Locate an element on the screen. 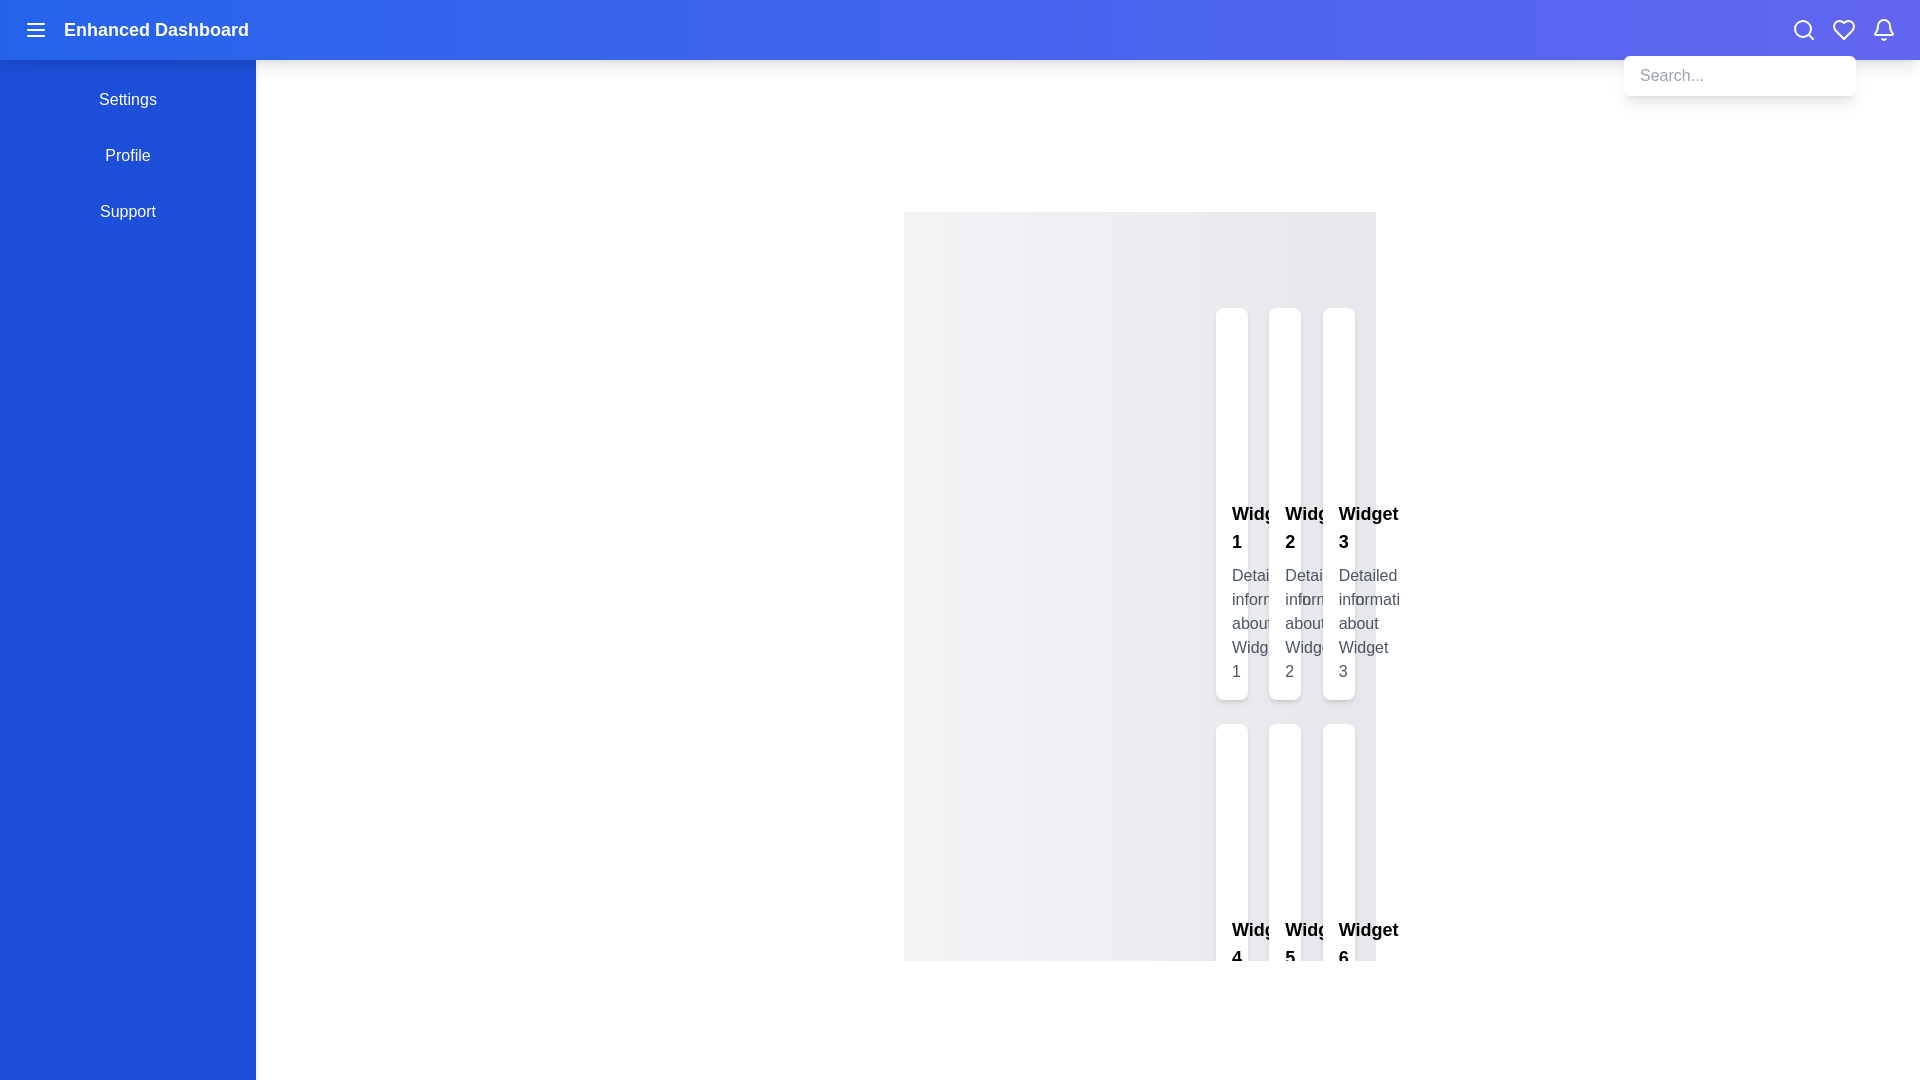 This screenshot has width=1920, height=1080. the notification bell icon located in the top-right corner of the dashboard interface, adjacent to a heart icon and a search bar is located at coordinates (1882, 27).